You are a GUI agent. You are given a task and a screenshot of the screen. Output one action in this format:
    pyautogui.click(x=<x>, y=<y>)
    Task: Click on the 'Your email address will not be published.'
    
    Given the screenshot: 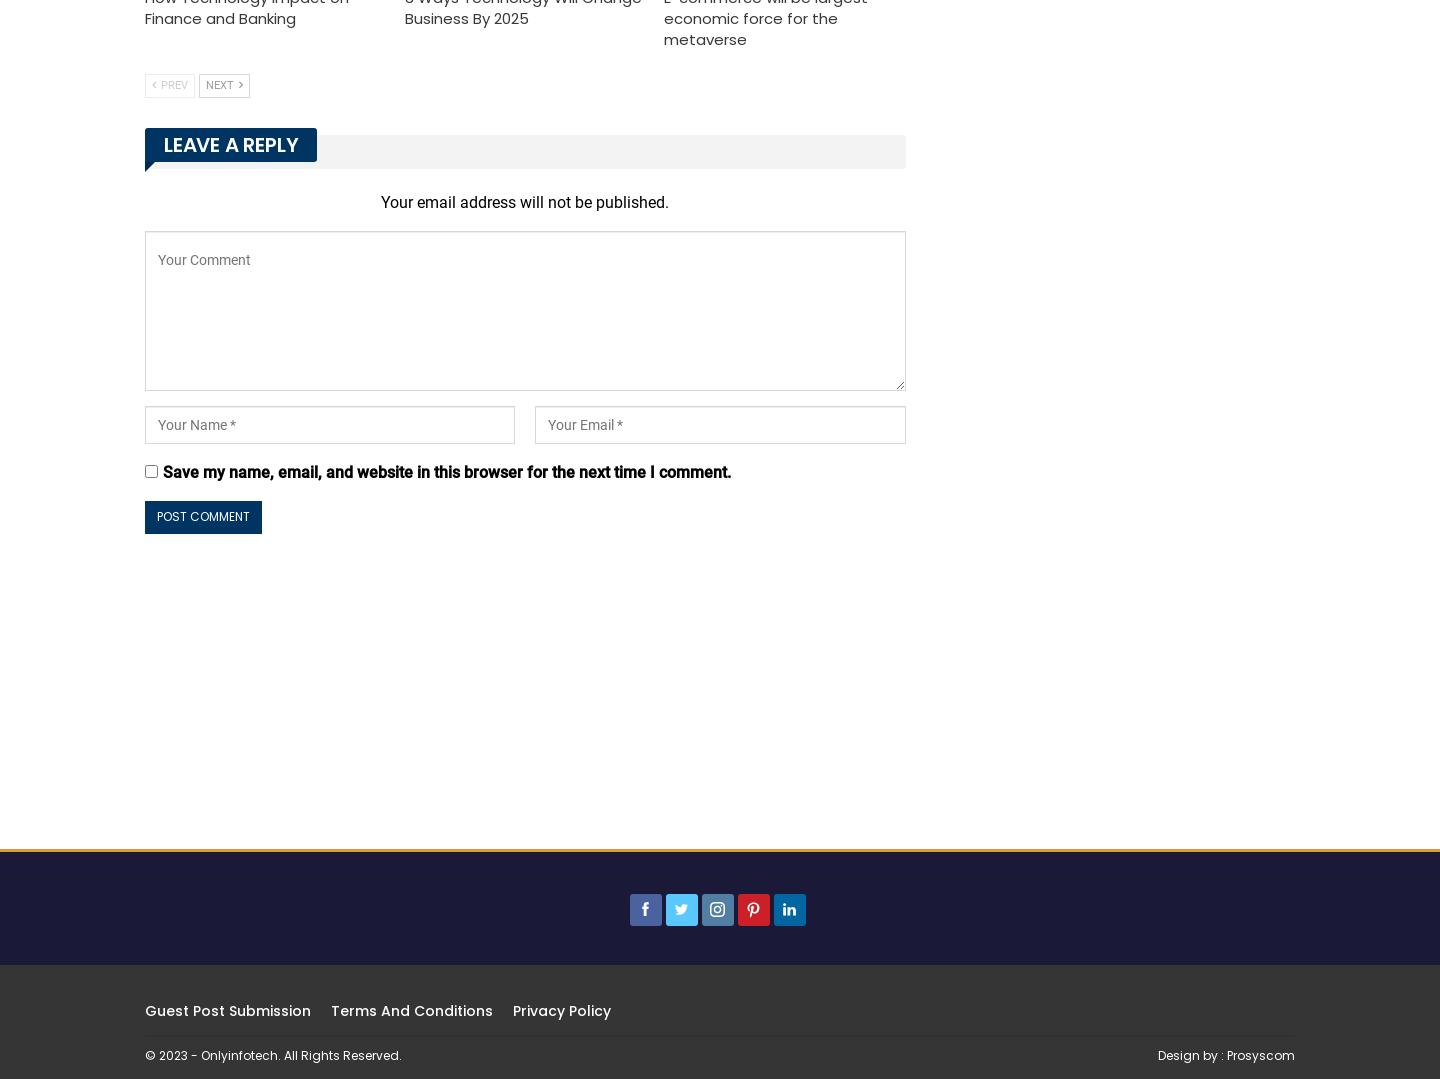 What is the action you would take?
    pyautogui.click(x=380, y=201)
    